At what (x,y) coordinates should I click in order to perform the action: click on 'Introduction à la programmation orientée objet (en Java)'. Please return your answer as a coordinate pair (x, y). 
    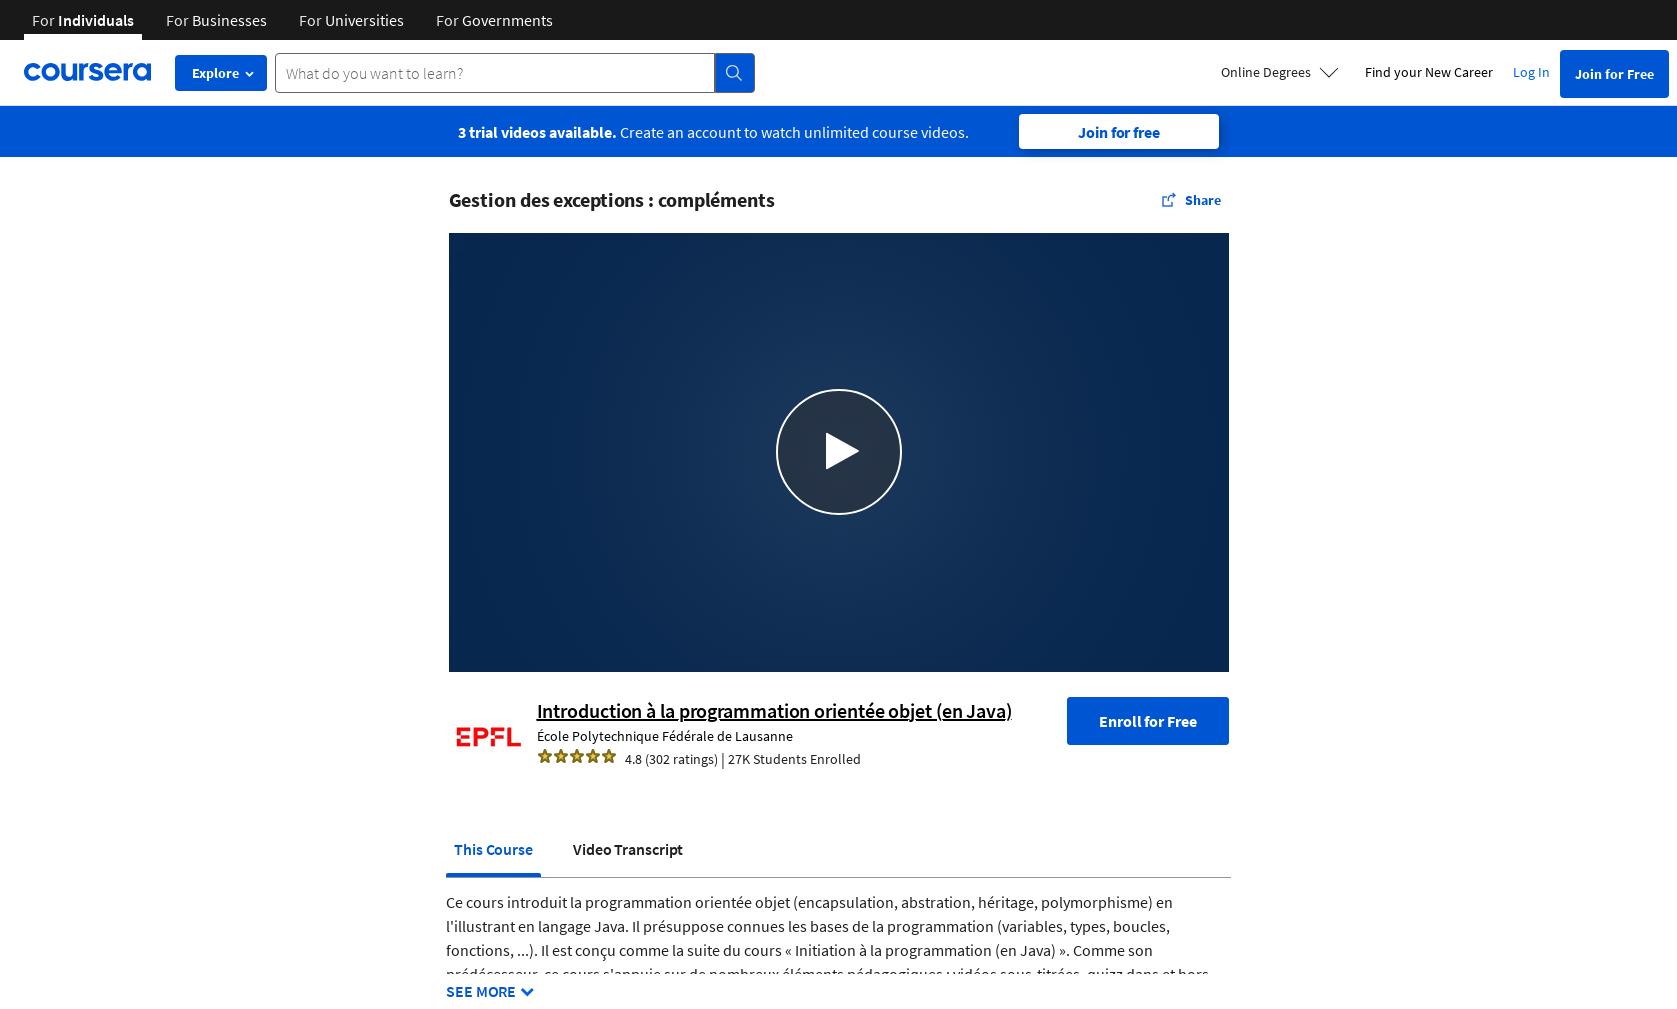
    Looking at the image, I should click on (773, 709).